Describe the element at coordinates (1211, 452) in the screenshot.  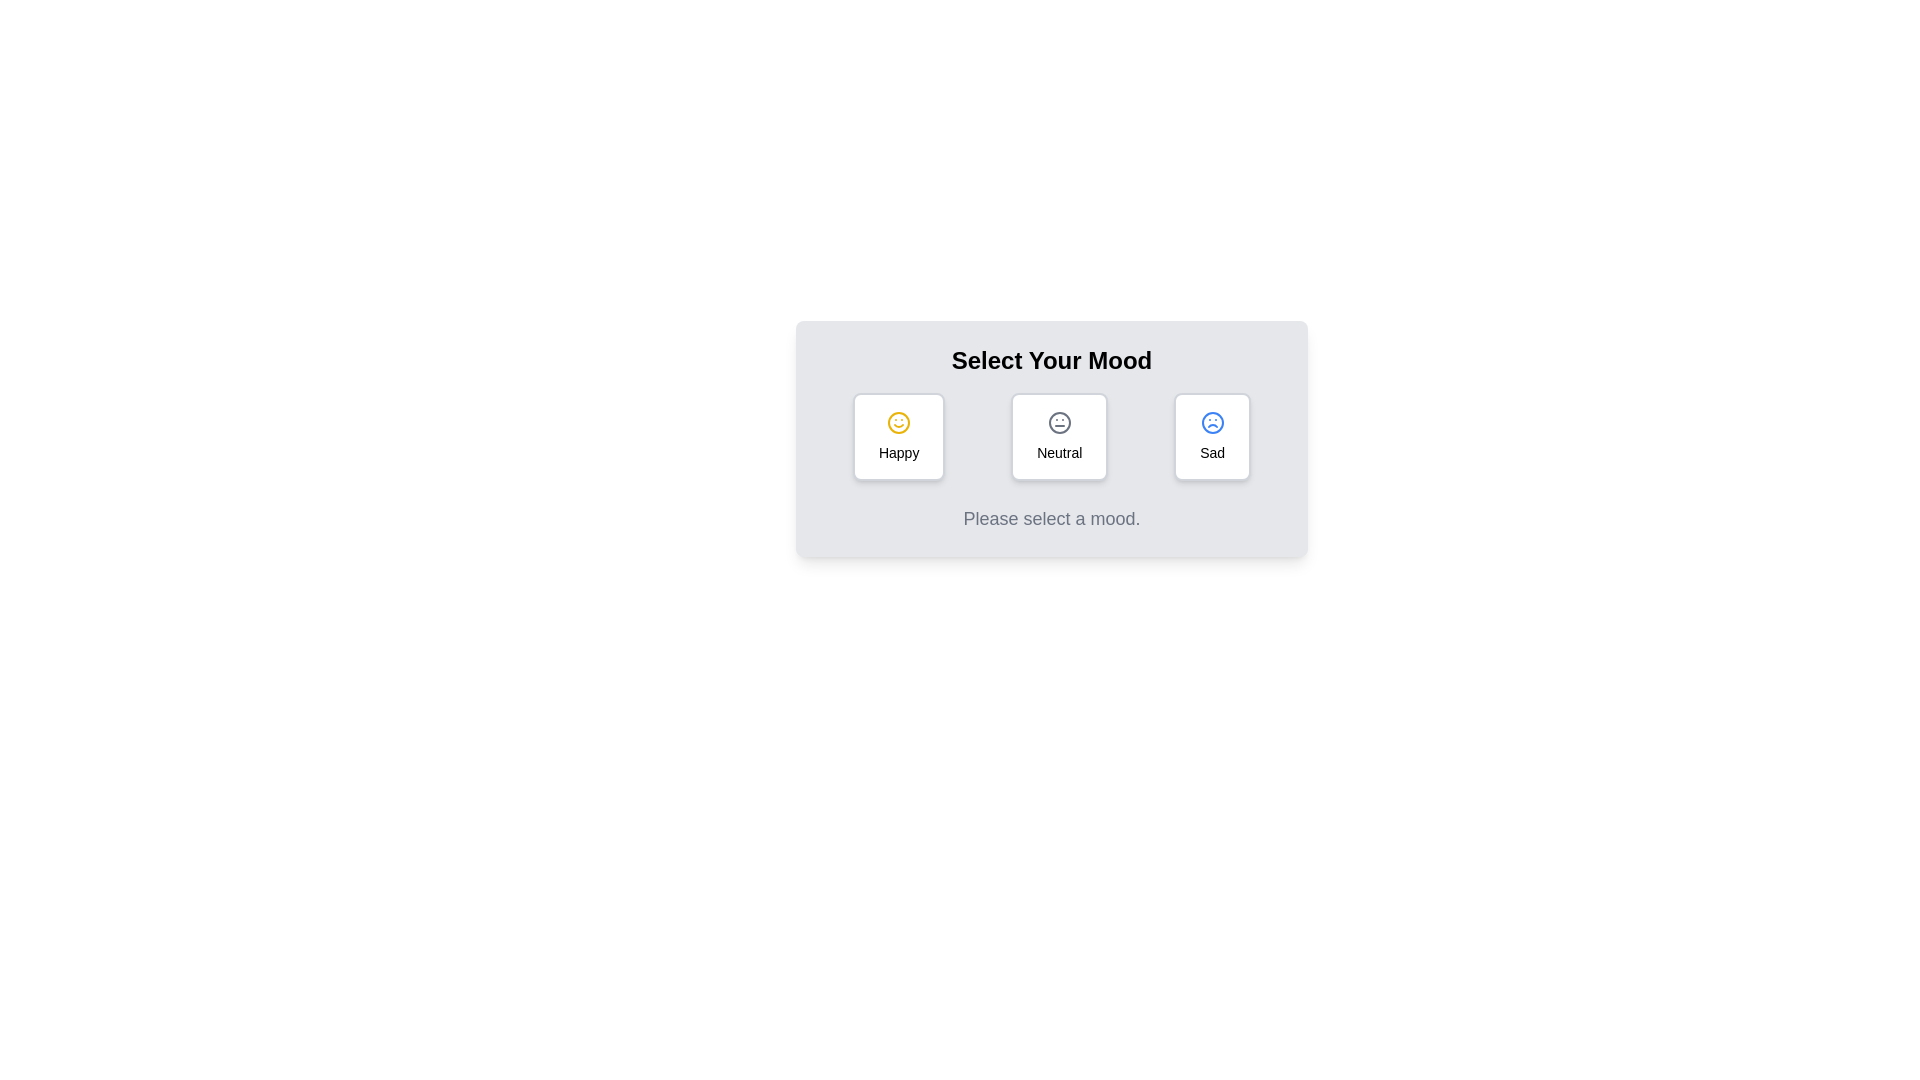
I see `text label that describes the mood represented by the card, which is 'Sad', located at the bottom of the mood-selector card on the far-right` at that location.